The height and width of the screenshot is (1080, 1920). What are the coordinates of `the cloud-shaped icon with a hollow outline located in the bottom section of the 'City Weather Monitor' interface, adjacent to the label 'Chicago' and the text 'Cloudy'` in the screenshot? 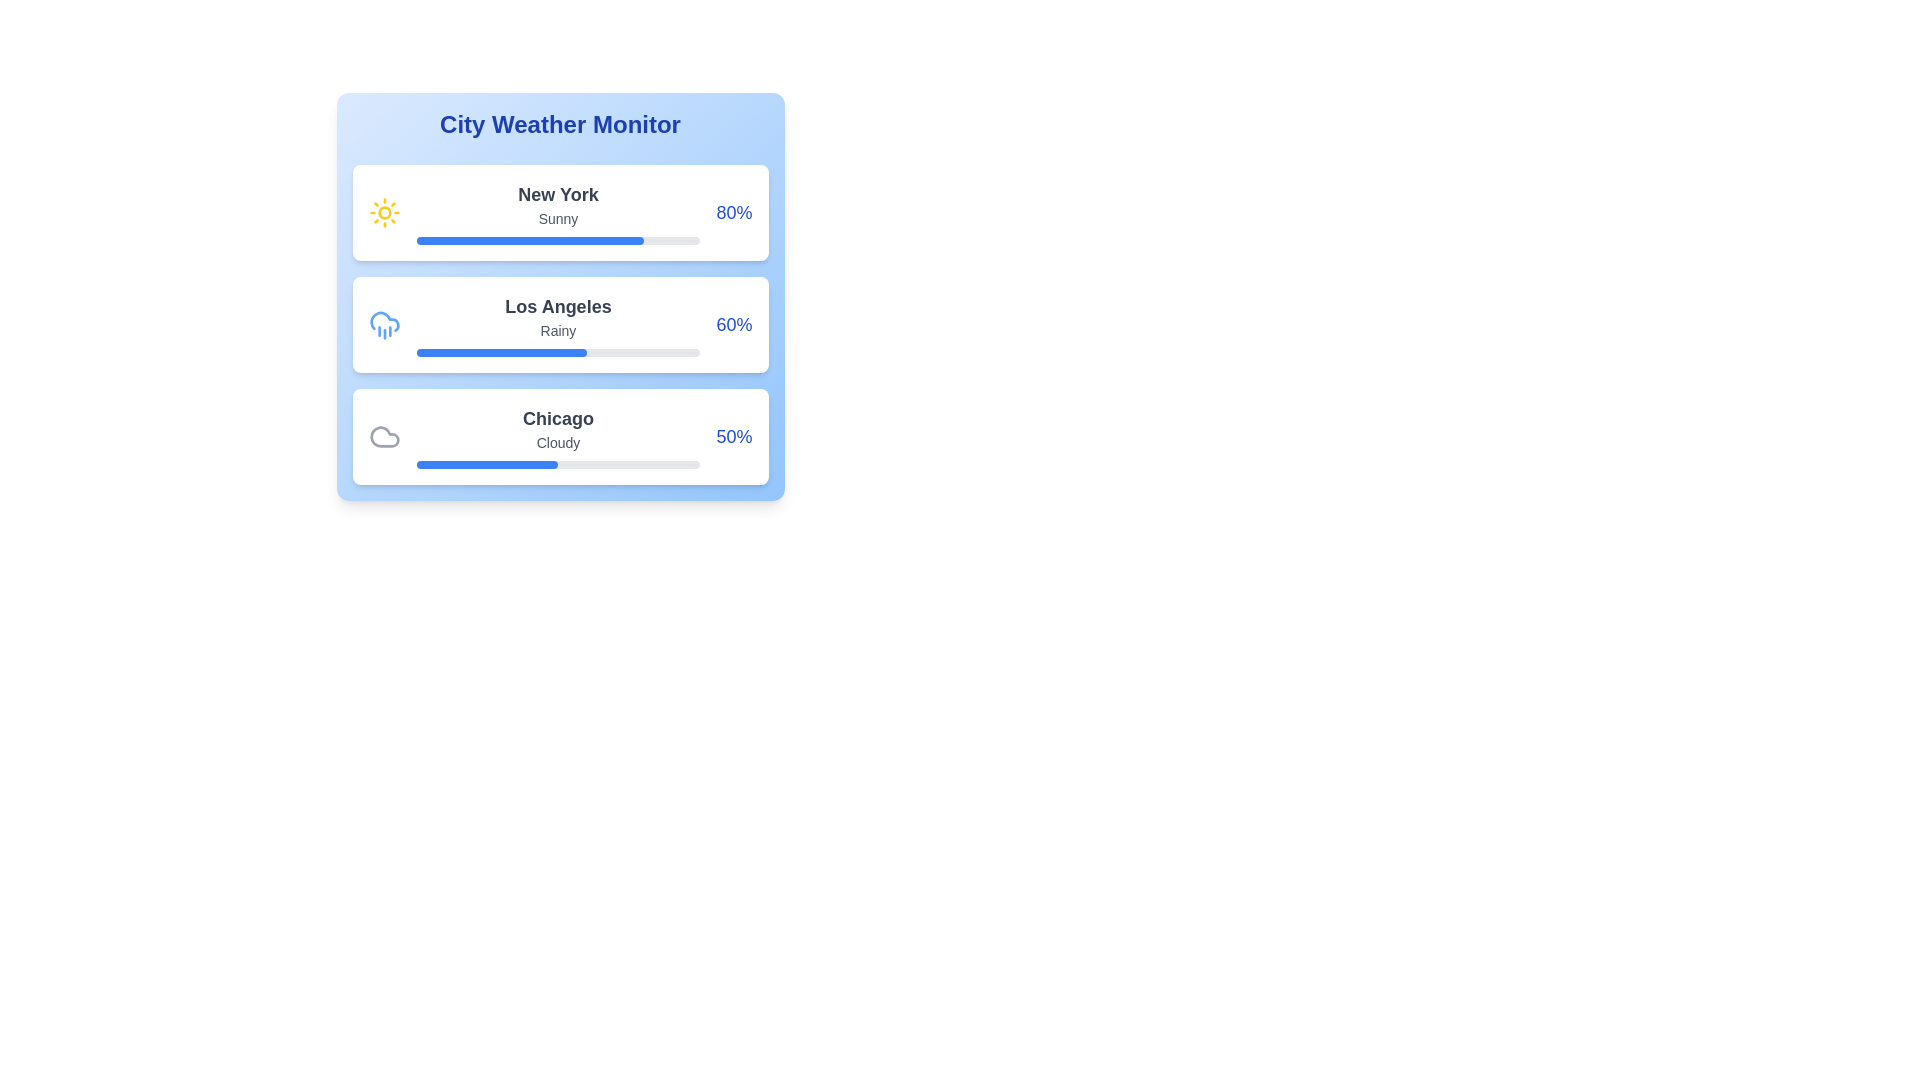 It's located at (384, 435).